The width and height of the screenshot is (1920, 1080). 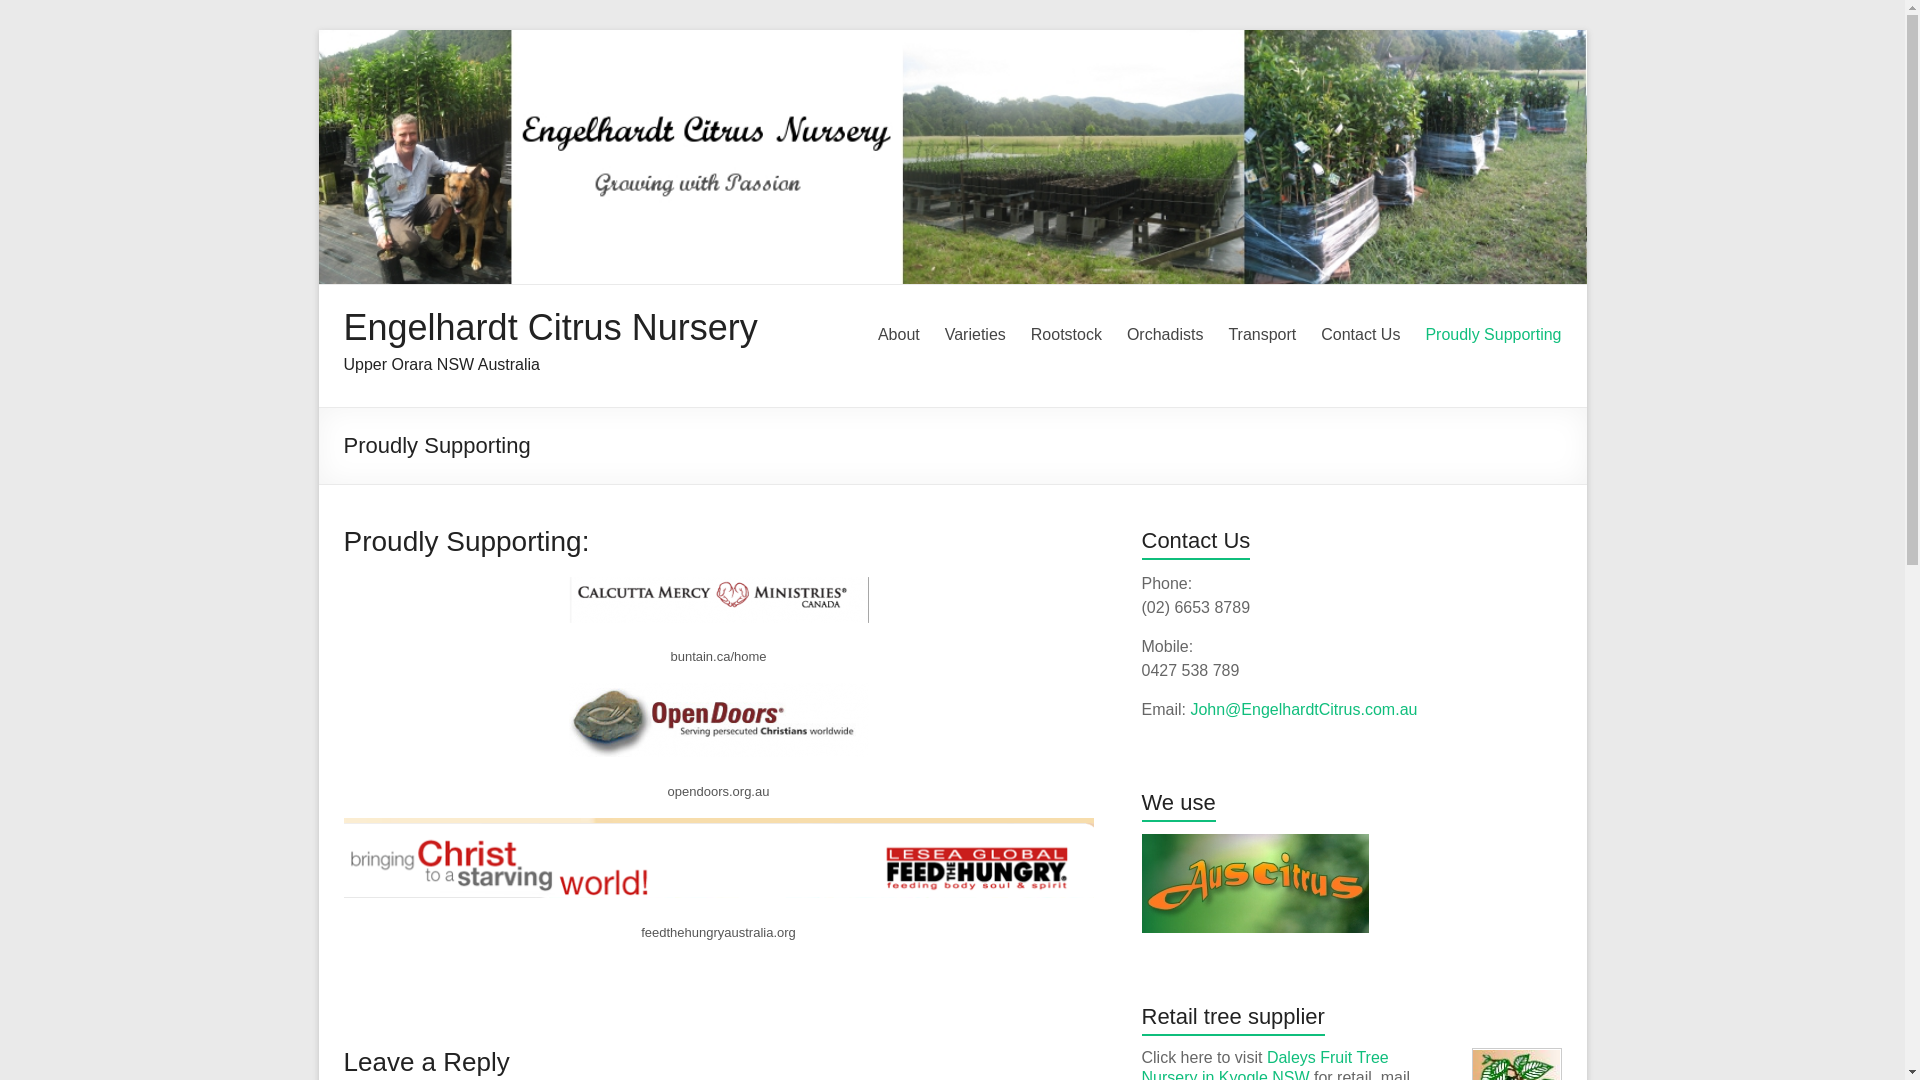 I want to click on 'Transport', so click(x=1261, y=334).